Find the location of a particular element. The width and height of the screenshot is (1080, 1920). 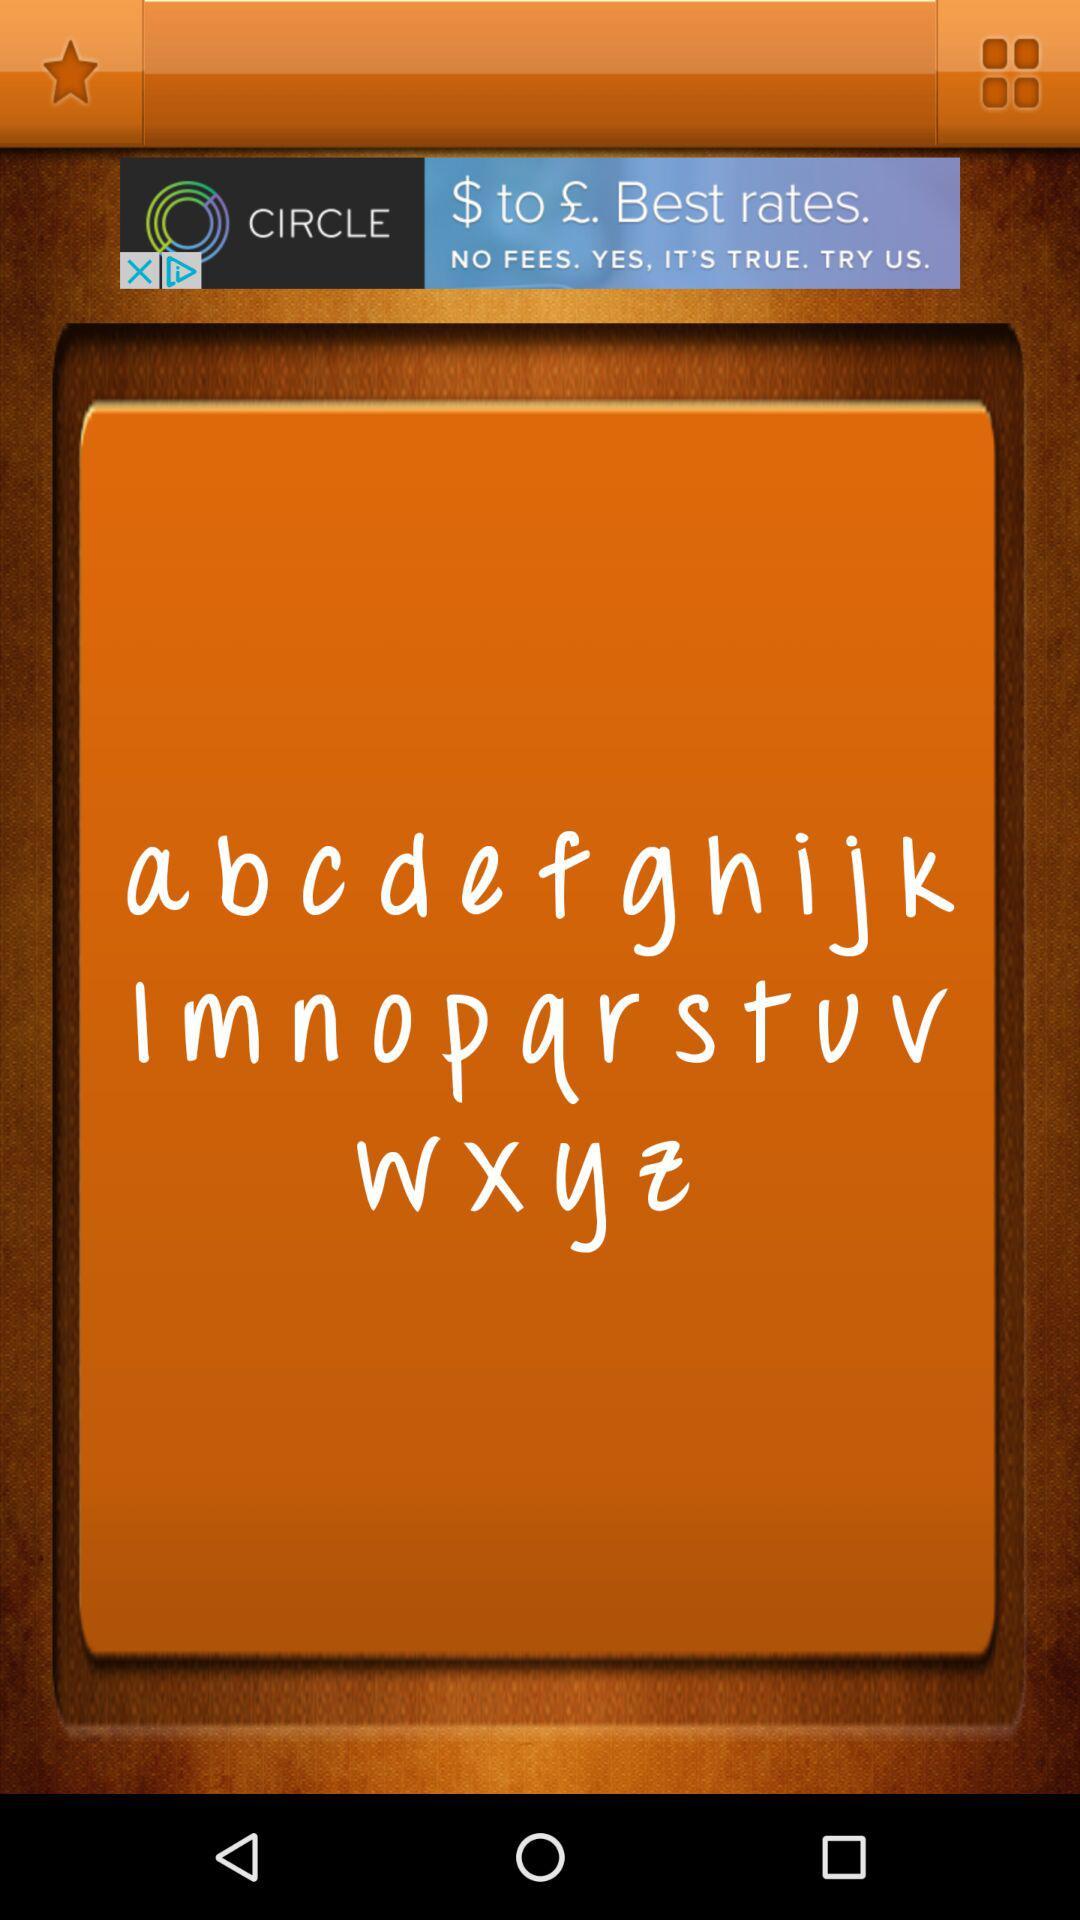

choose favourites is located at coordinates (71, 72).